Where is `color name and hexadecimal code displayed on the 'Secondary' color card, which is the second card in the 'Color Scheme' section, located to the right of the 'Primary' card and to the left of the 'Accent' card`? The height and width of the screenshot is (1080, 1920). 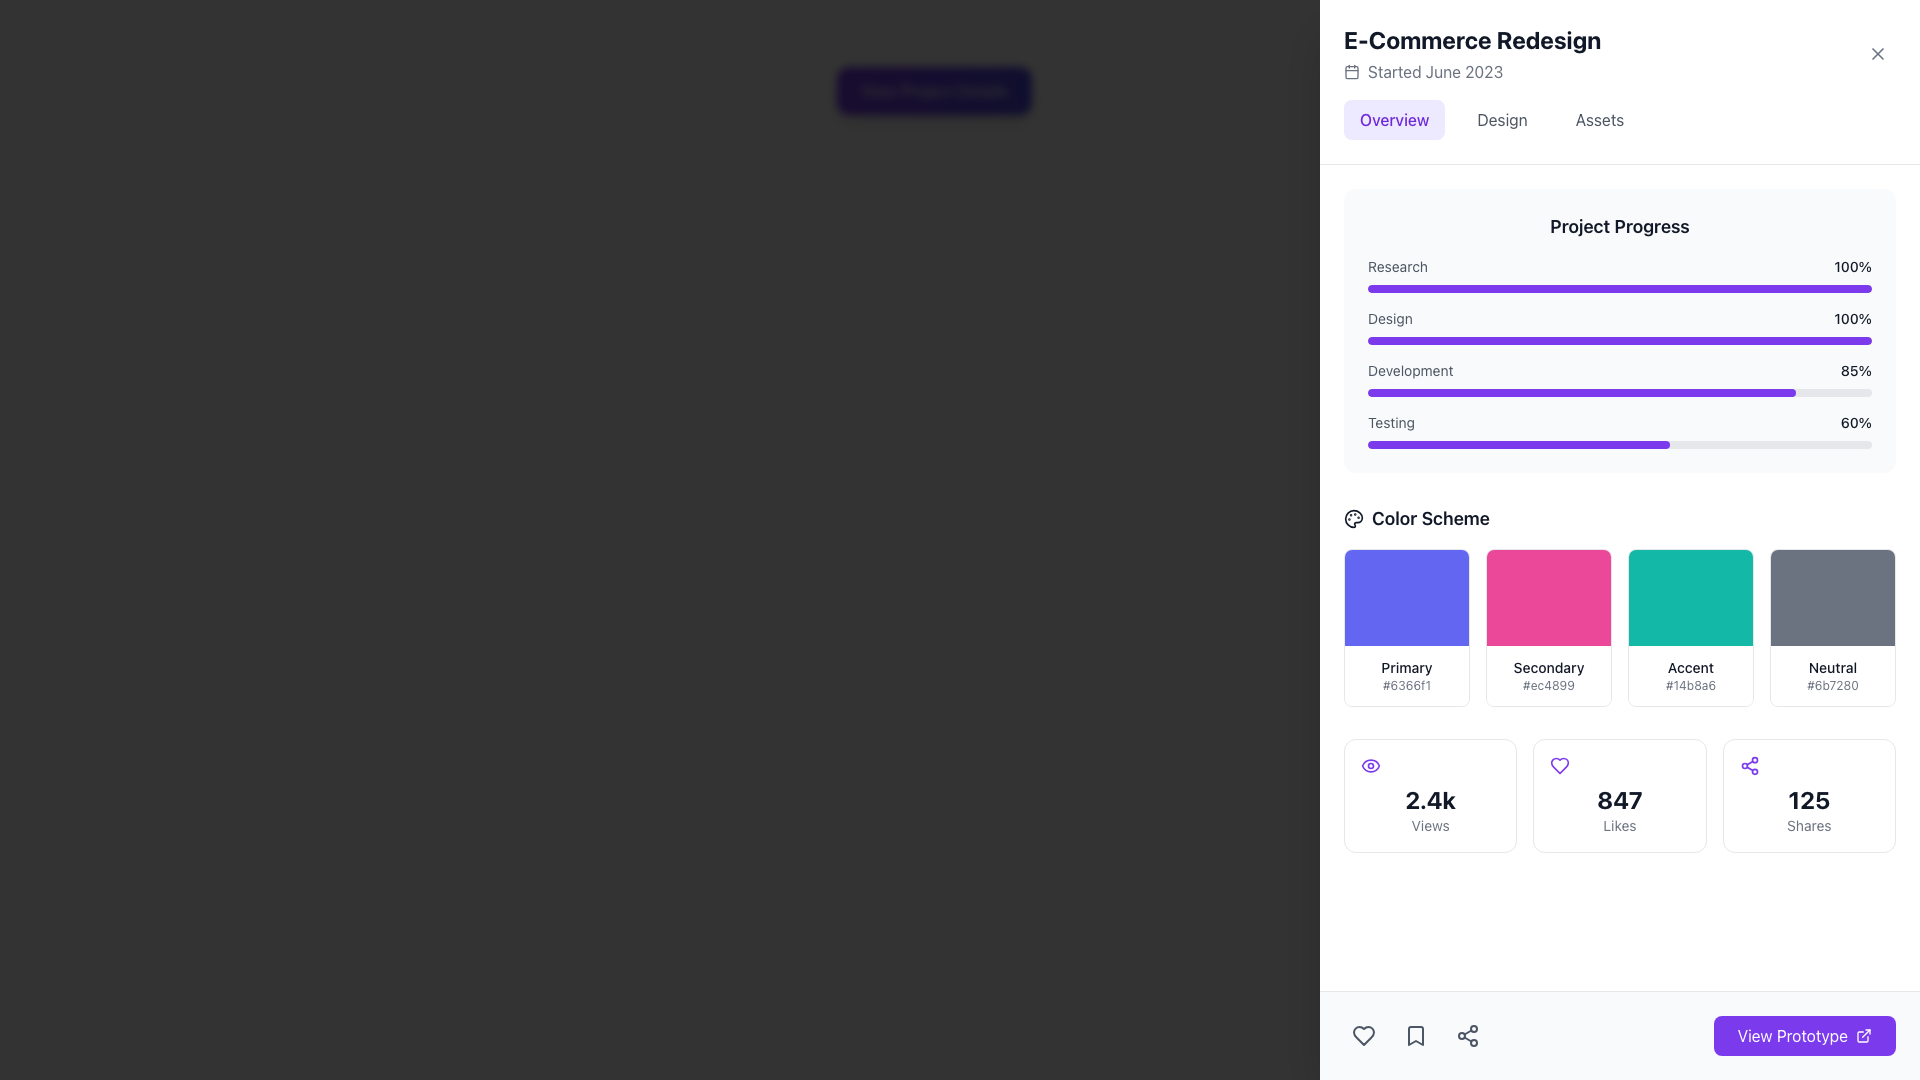 color name and hexadecimal code displayed on the 'Secondary' color card, which is the second card in the 'Color Scheme' section, located to the right of the 'Primary' card and to the left of the 'Accent' card is located at coordinates (1548, 627).